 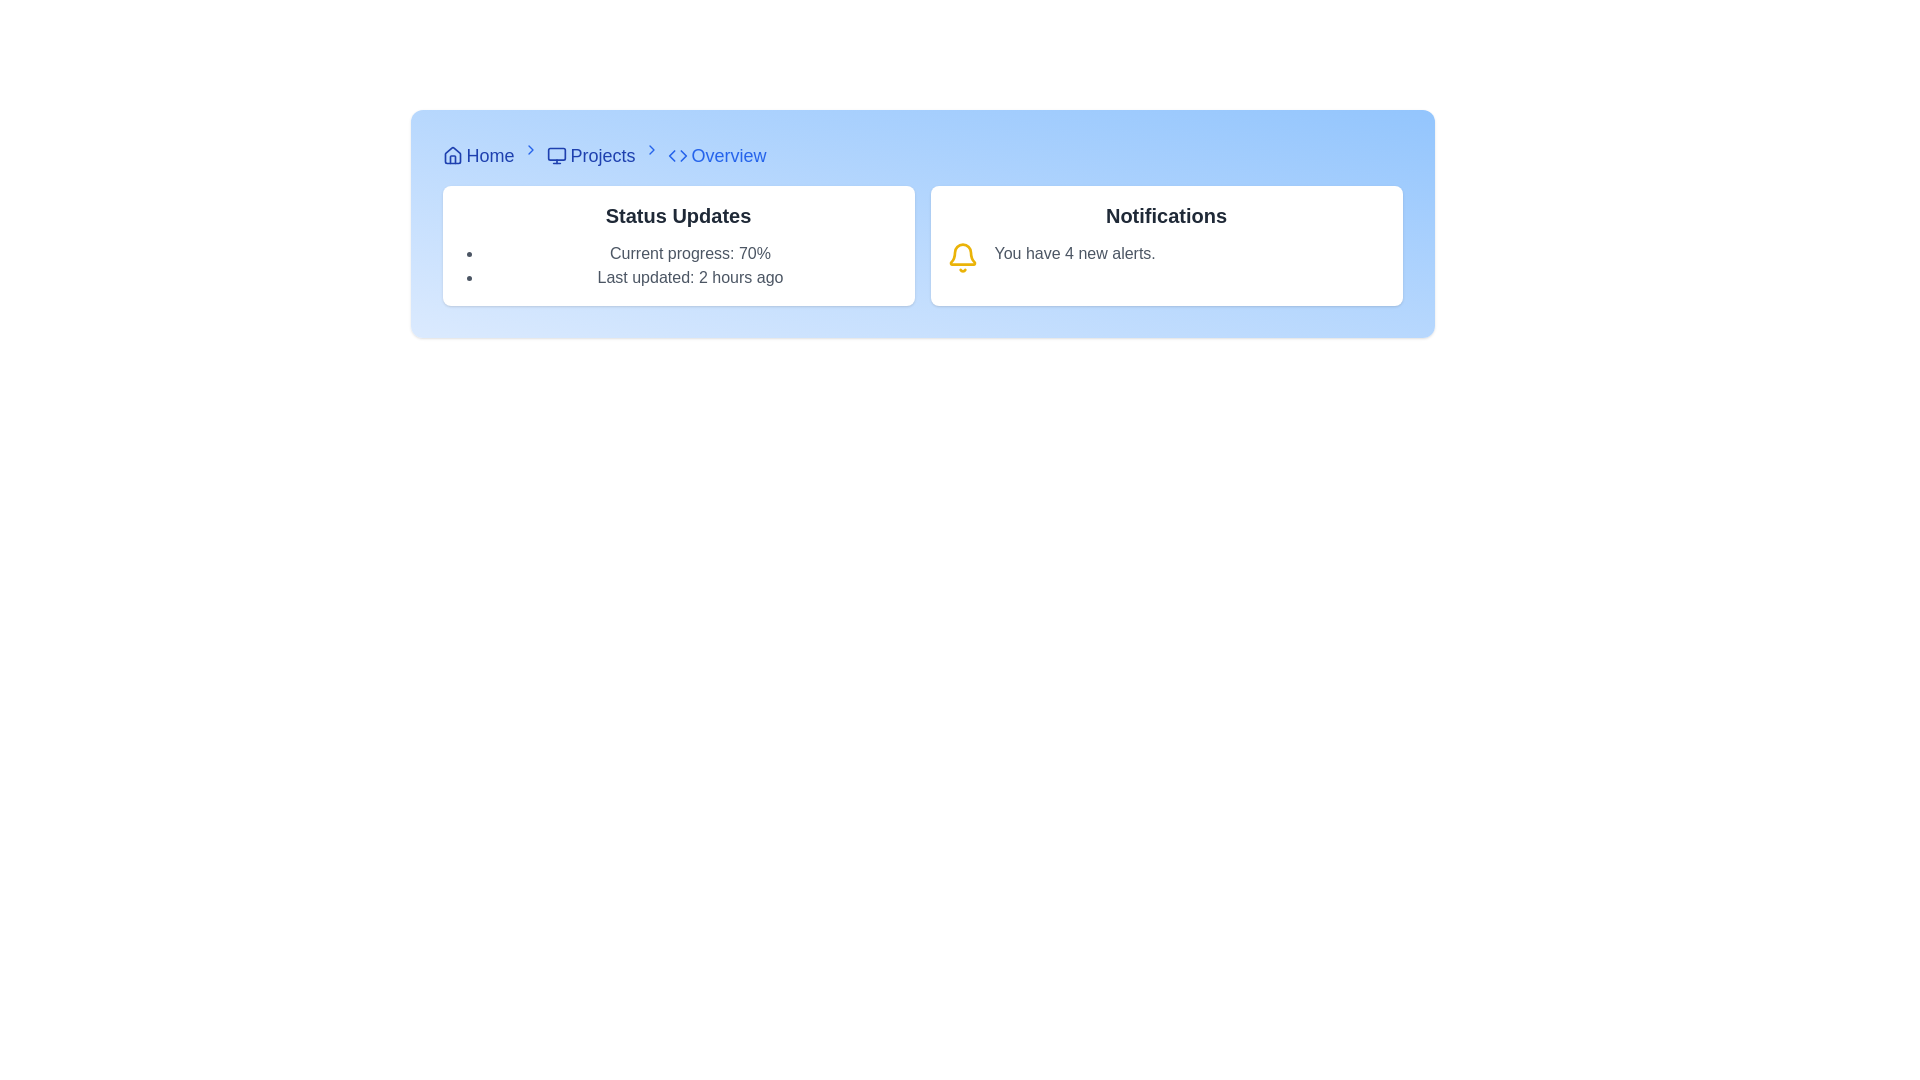 What do you see at coordinates (962, 253) in the screenshot?
I see `the notification icon located in the right-side column under the 'Notifications' section, which visually represents alerts or updates` at bounding box center [962, 253].